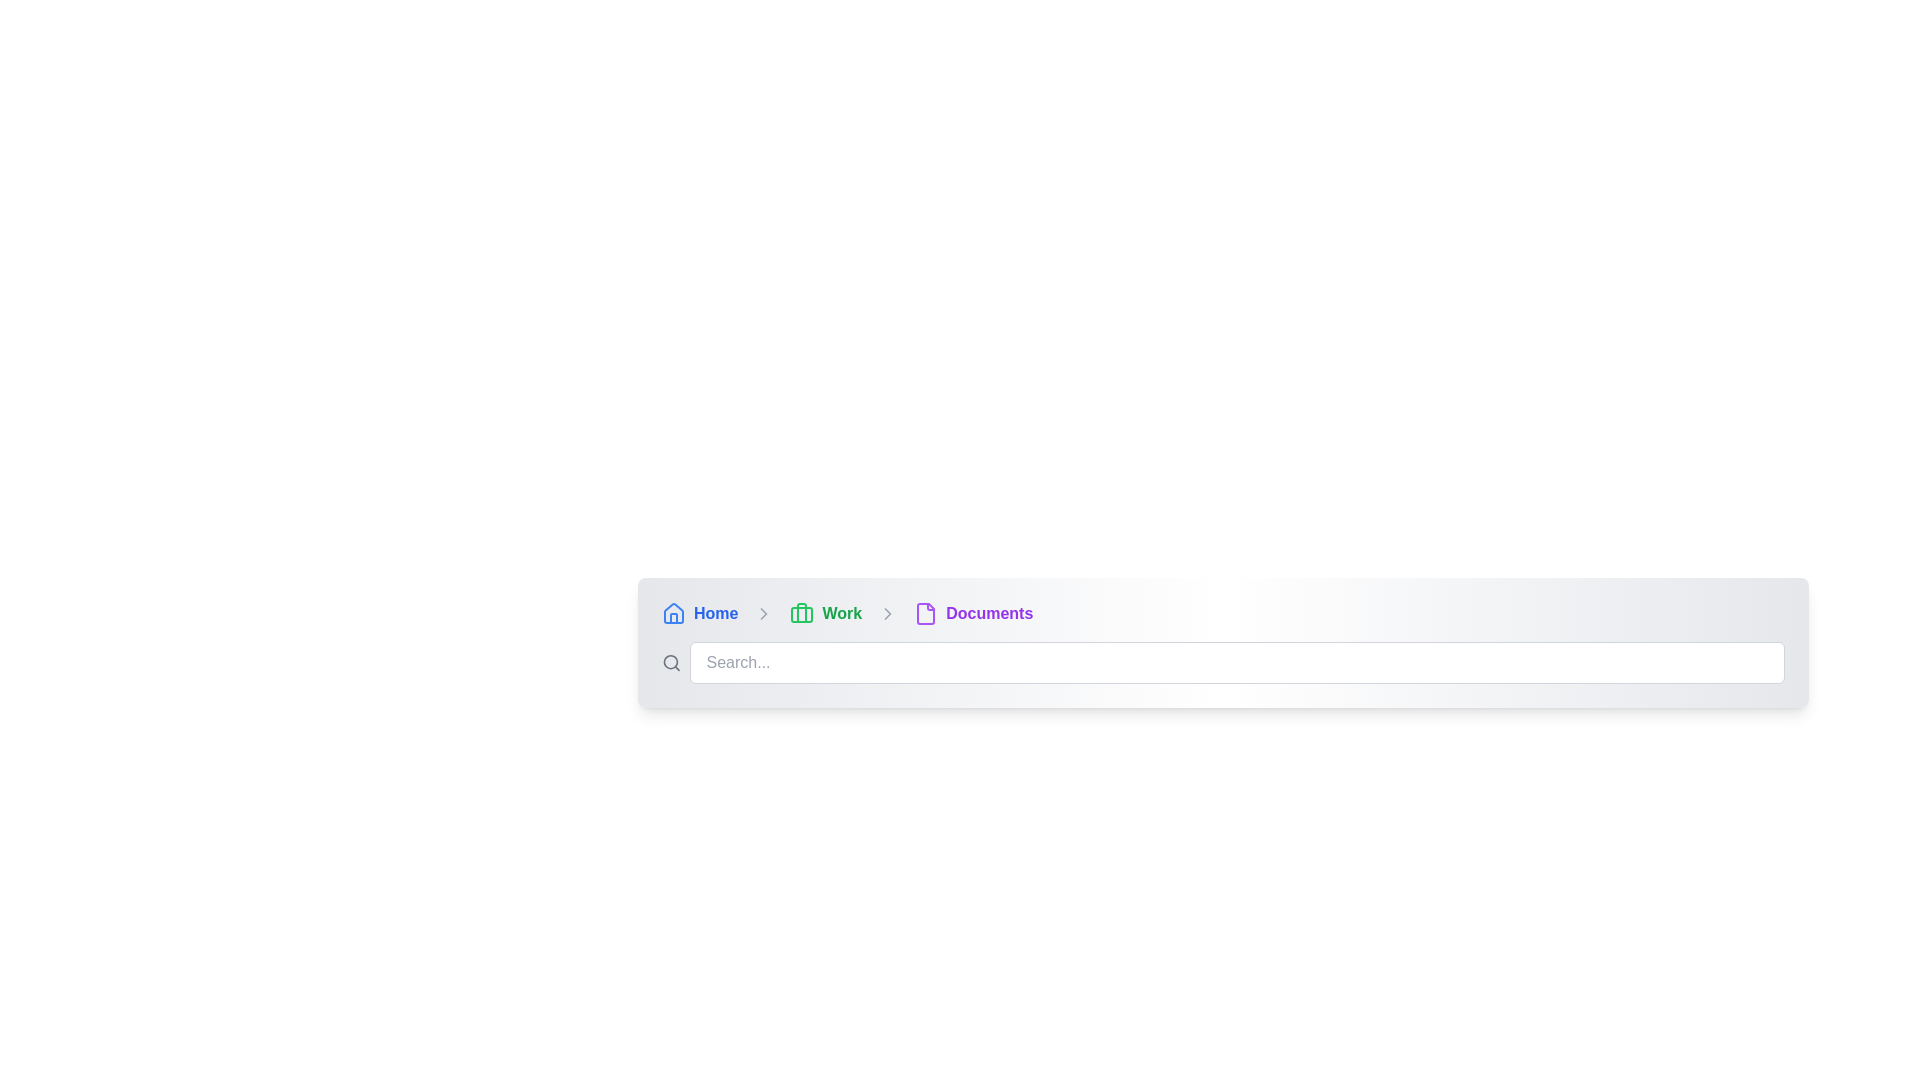  Describe the element at coordinates (973, 612) in the screenshot. I see `the 'Documents' breadcrumb navigation item, which is the last item in the breadcrumb navigation bar and features bold, purple text with a document icon` at that location.